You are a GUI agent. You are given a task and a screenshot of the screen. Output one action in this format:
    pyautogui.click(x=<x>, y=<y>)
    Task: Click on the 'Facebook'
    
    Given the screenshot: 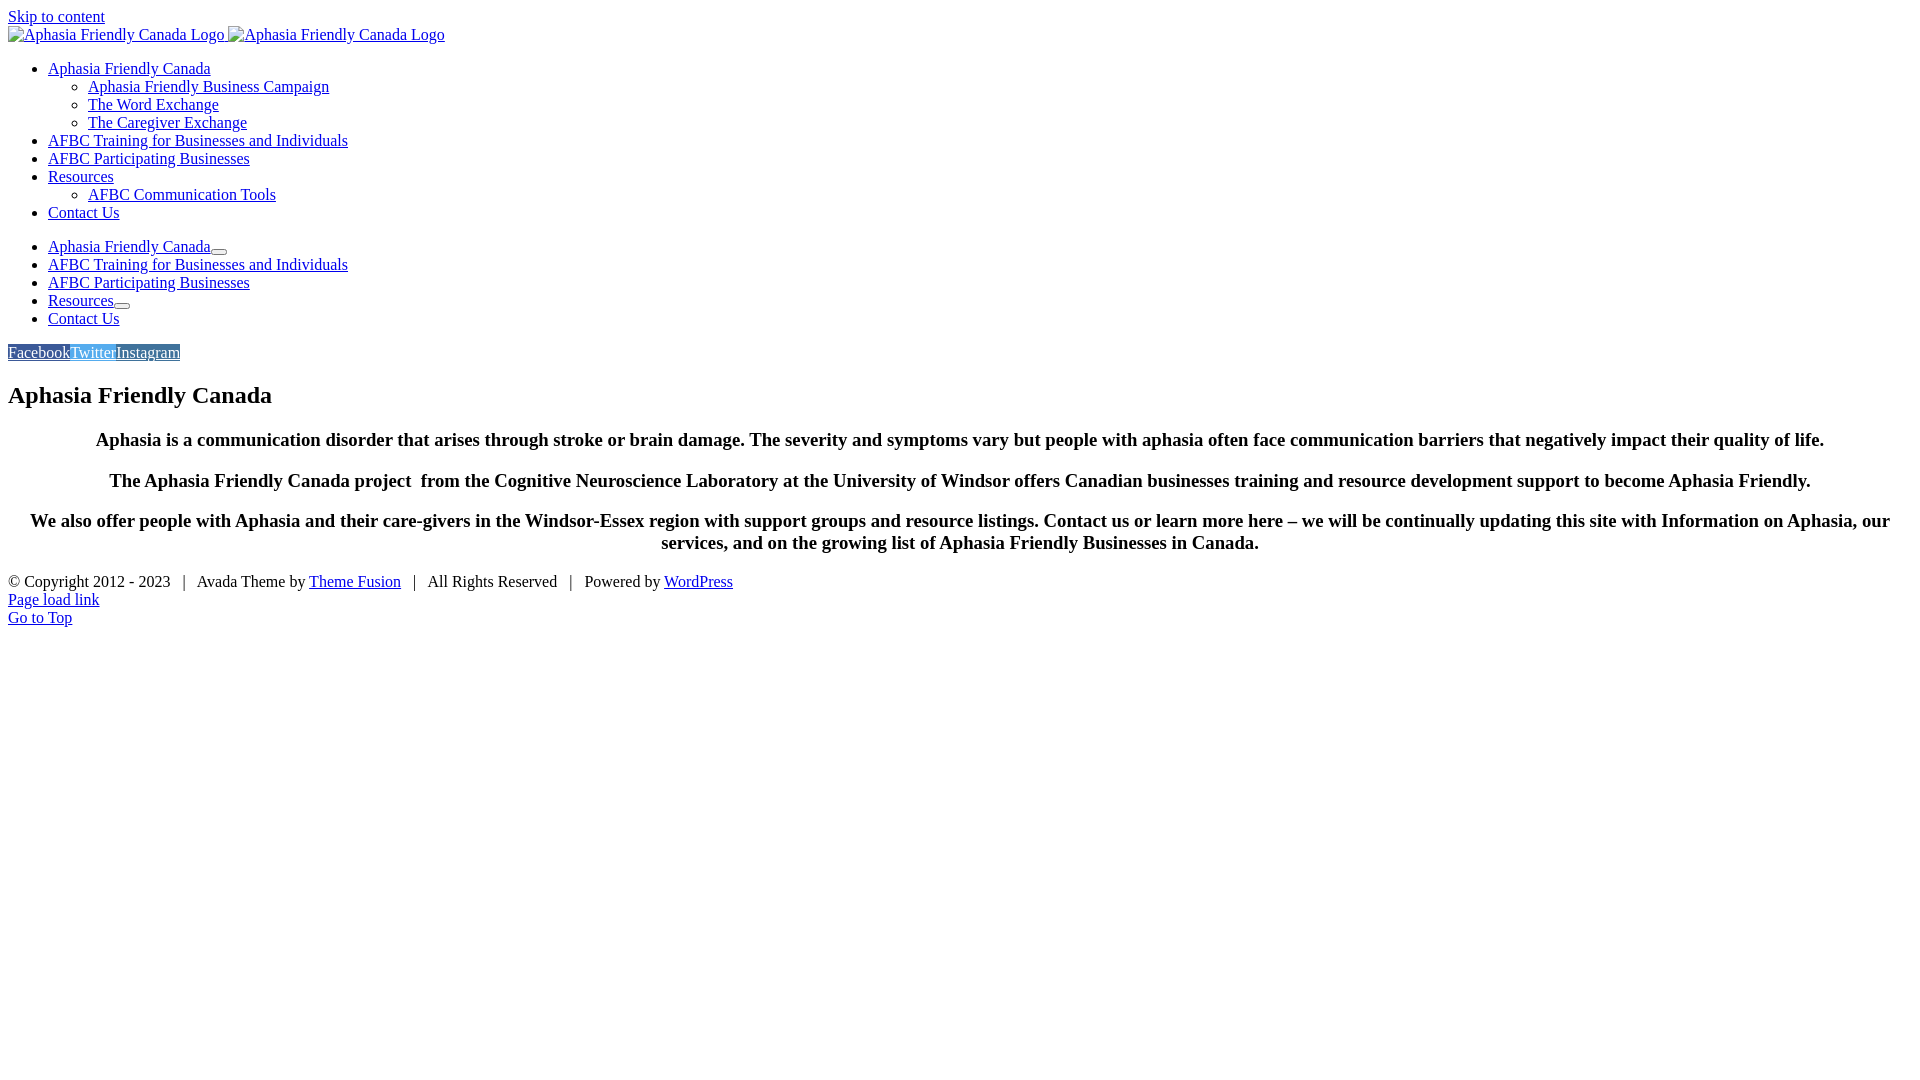 What is the action you would take?
    pyautogui.click(x=38, y=351)
    